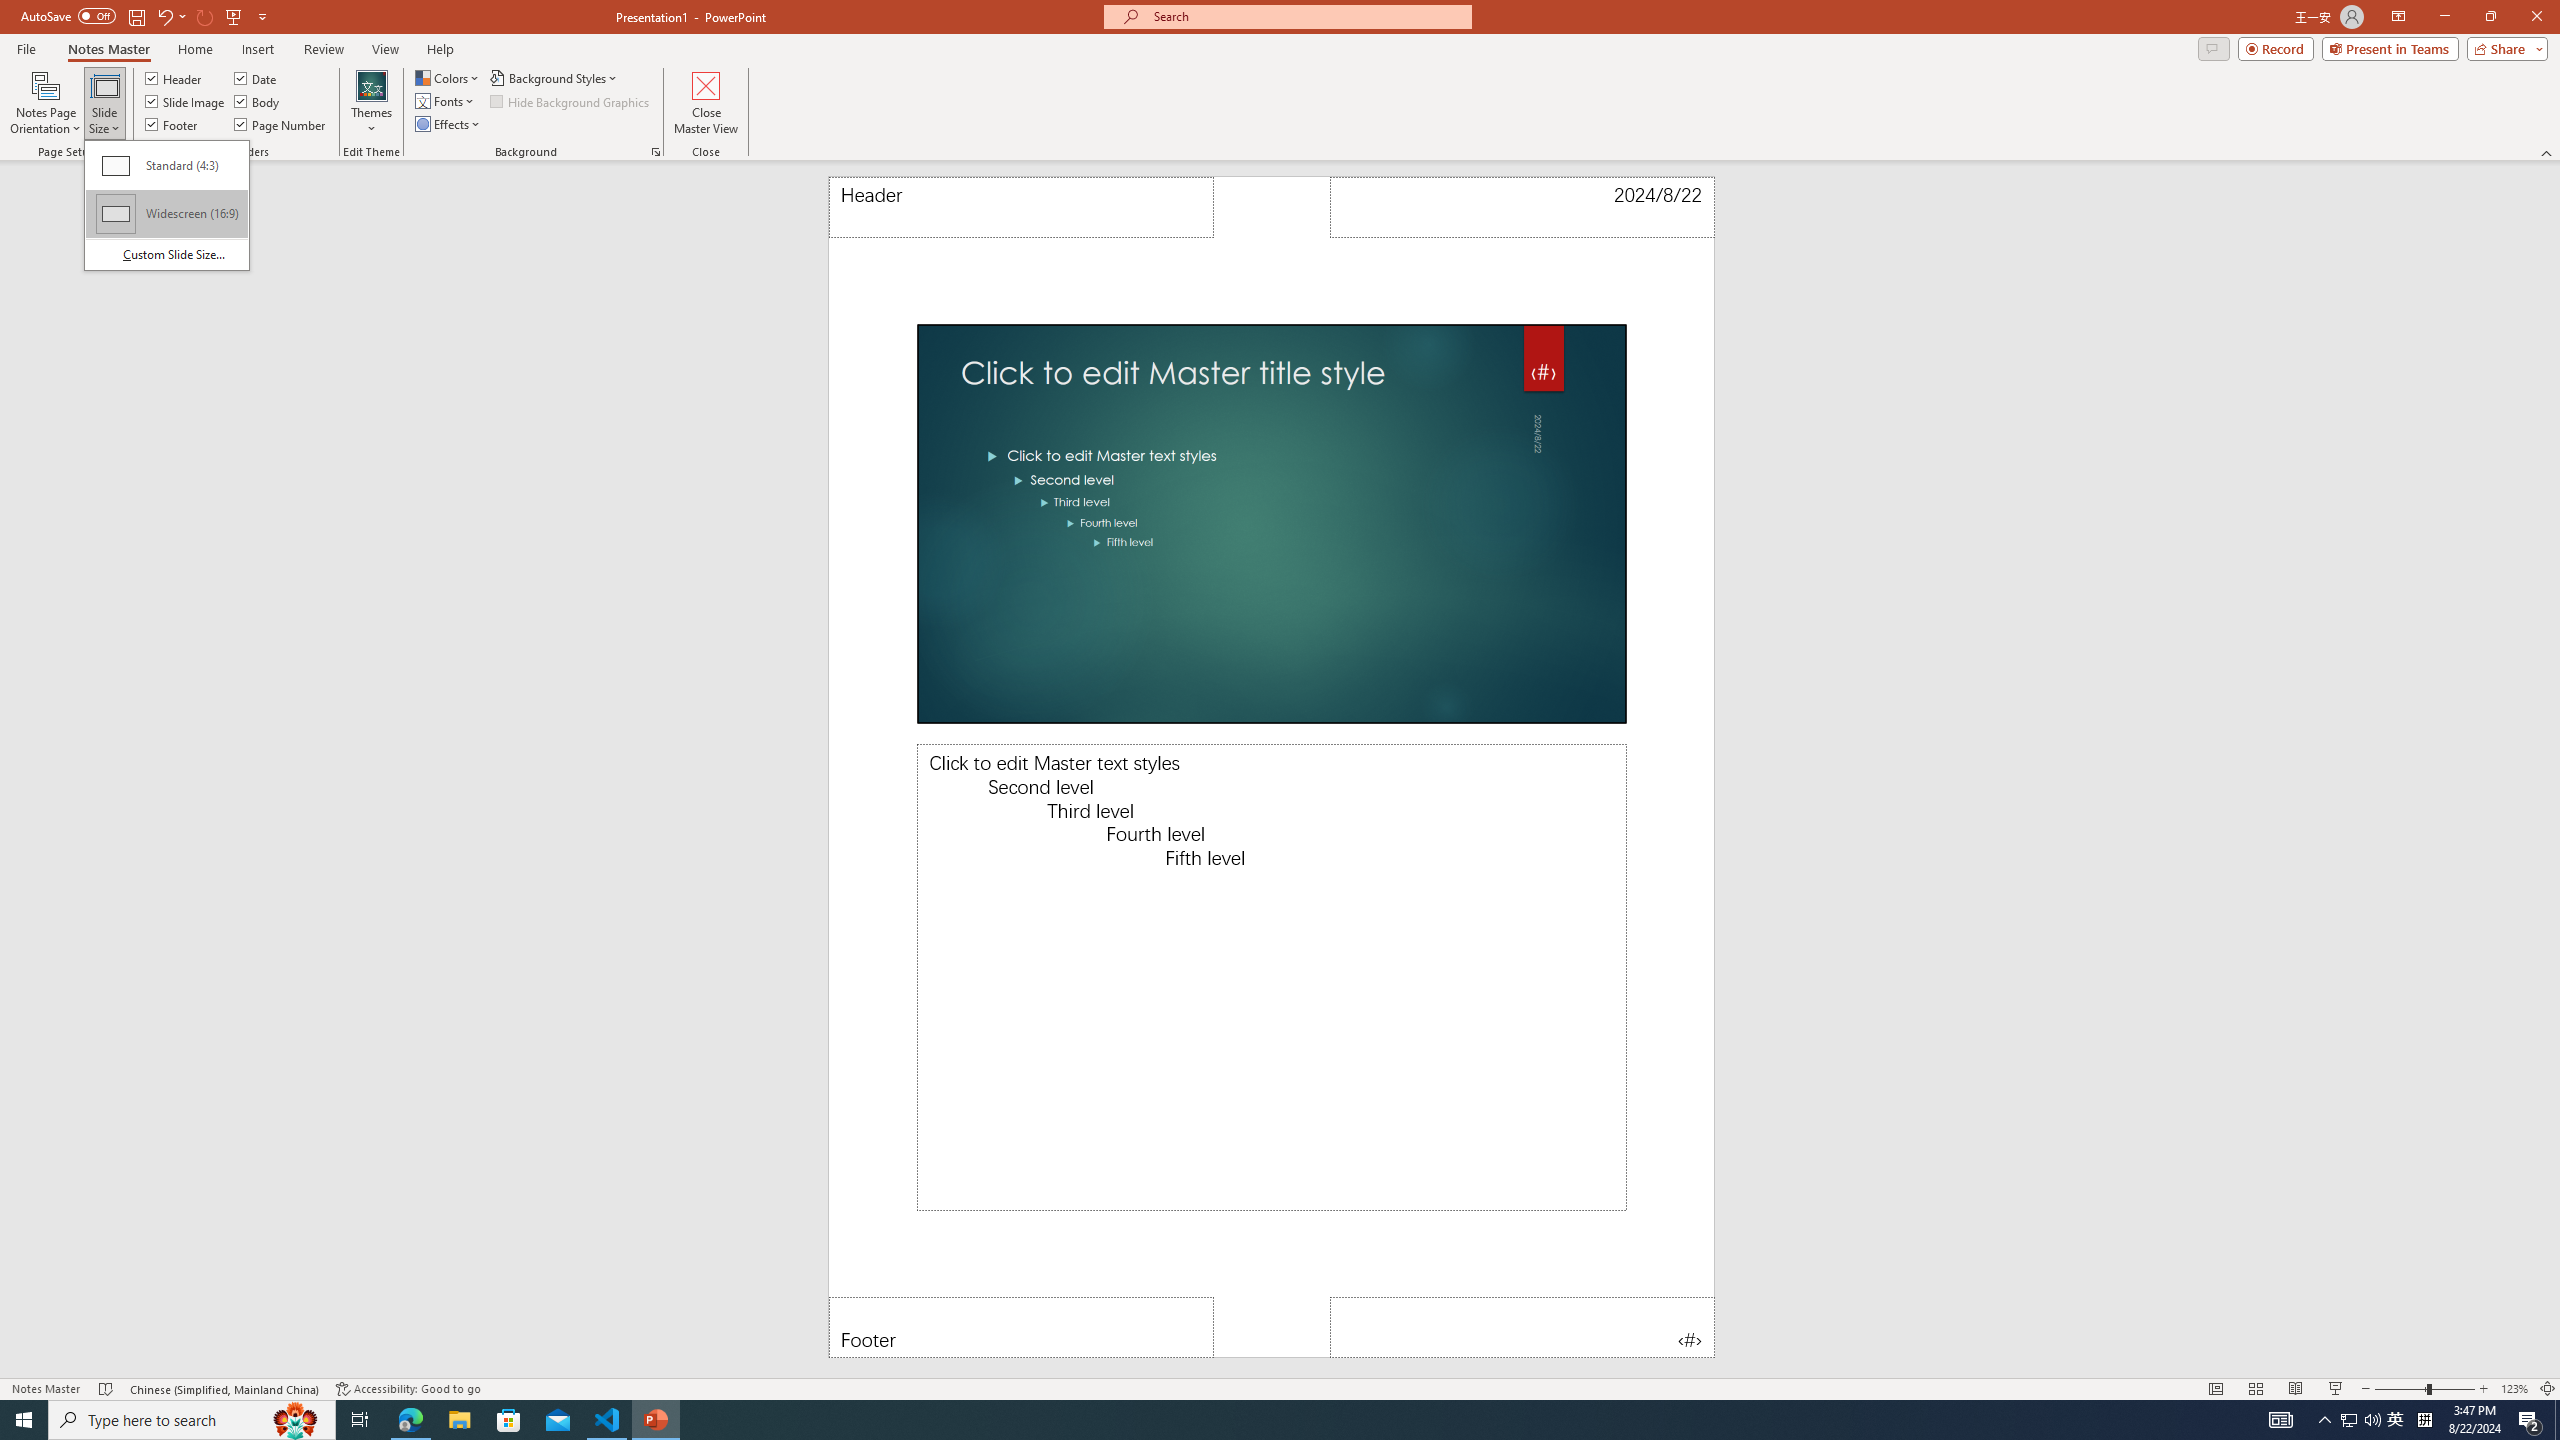 The image size is (2560, 1440). Describe the element at coordinates (448, 77) in the screenshot. I see `'Colors'` at that location.